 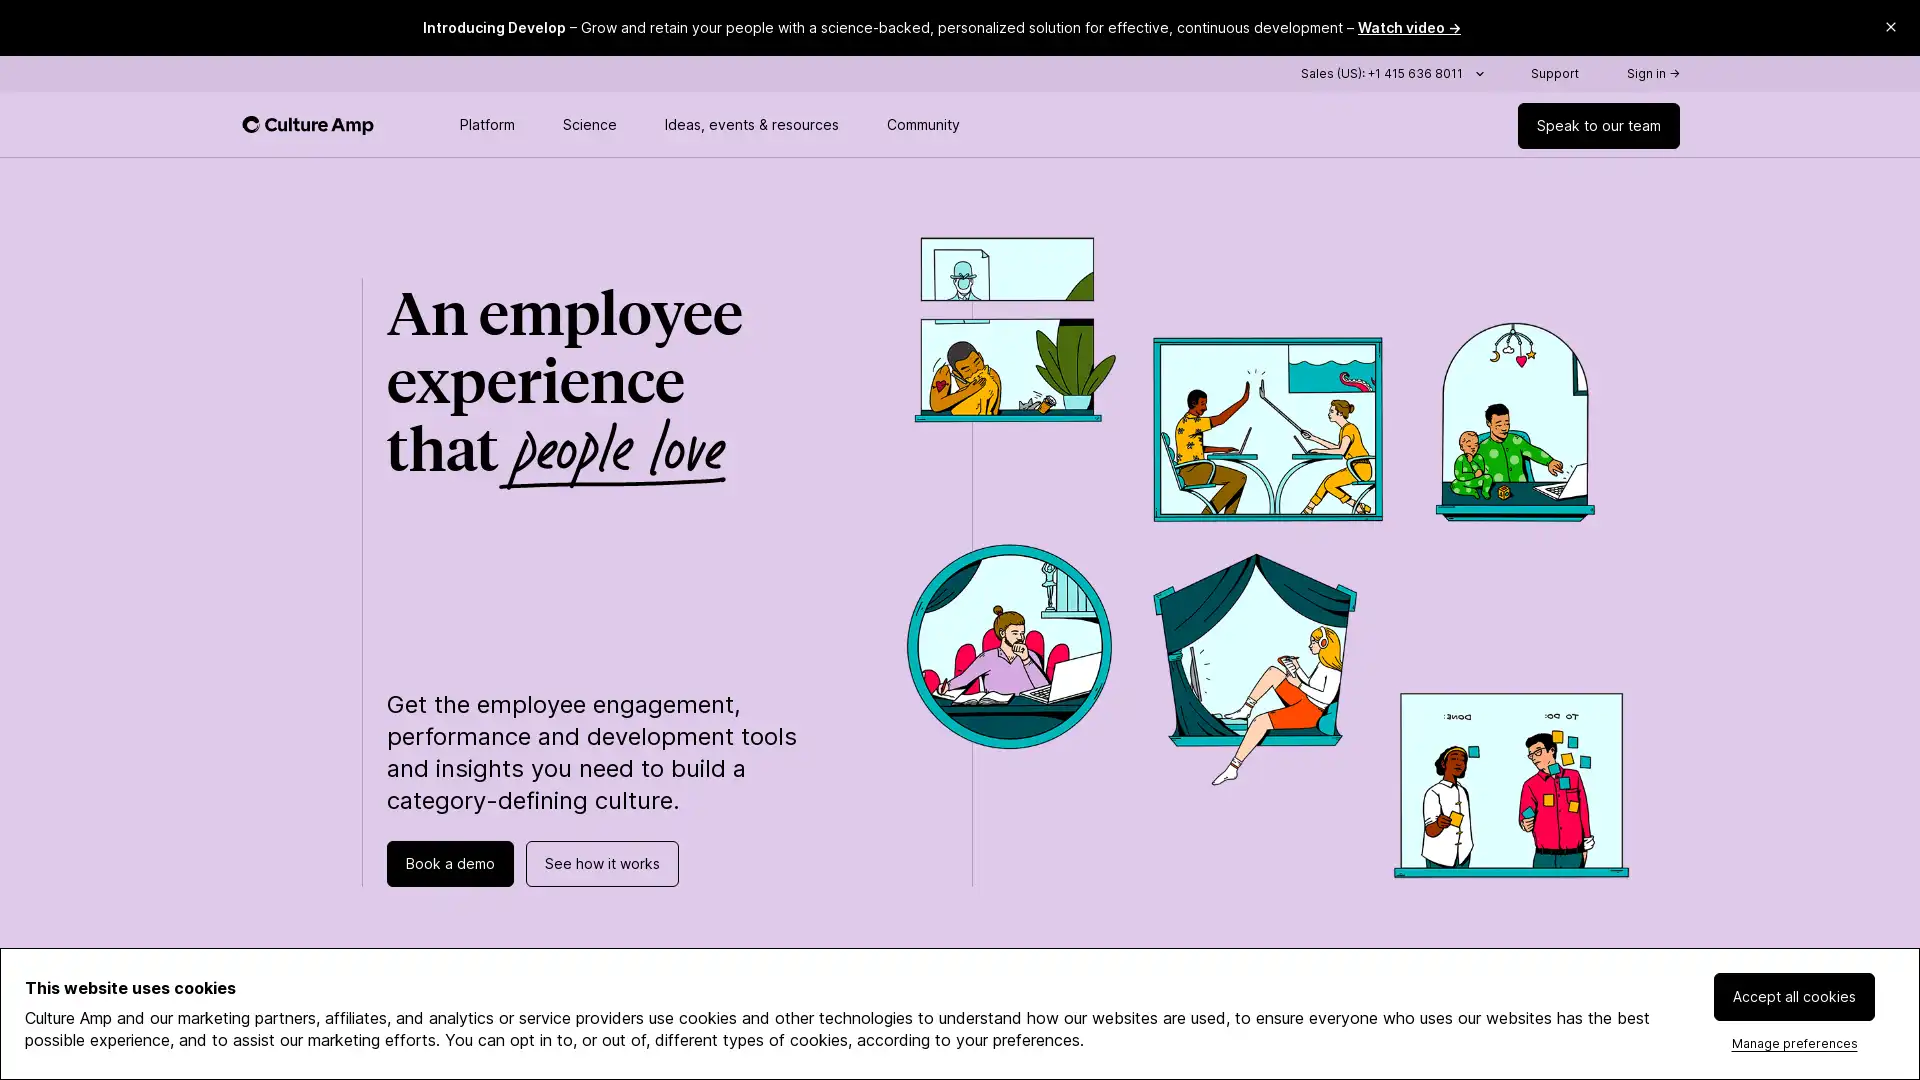 I want to click on Toggle platform menu, so click(x=487, y=125).